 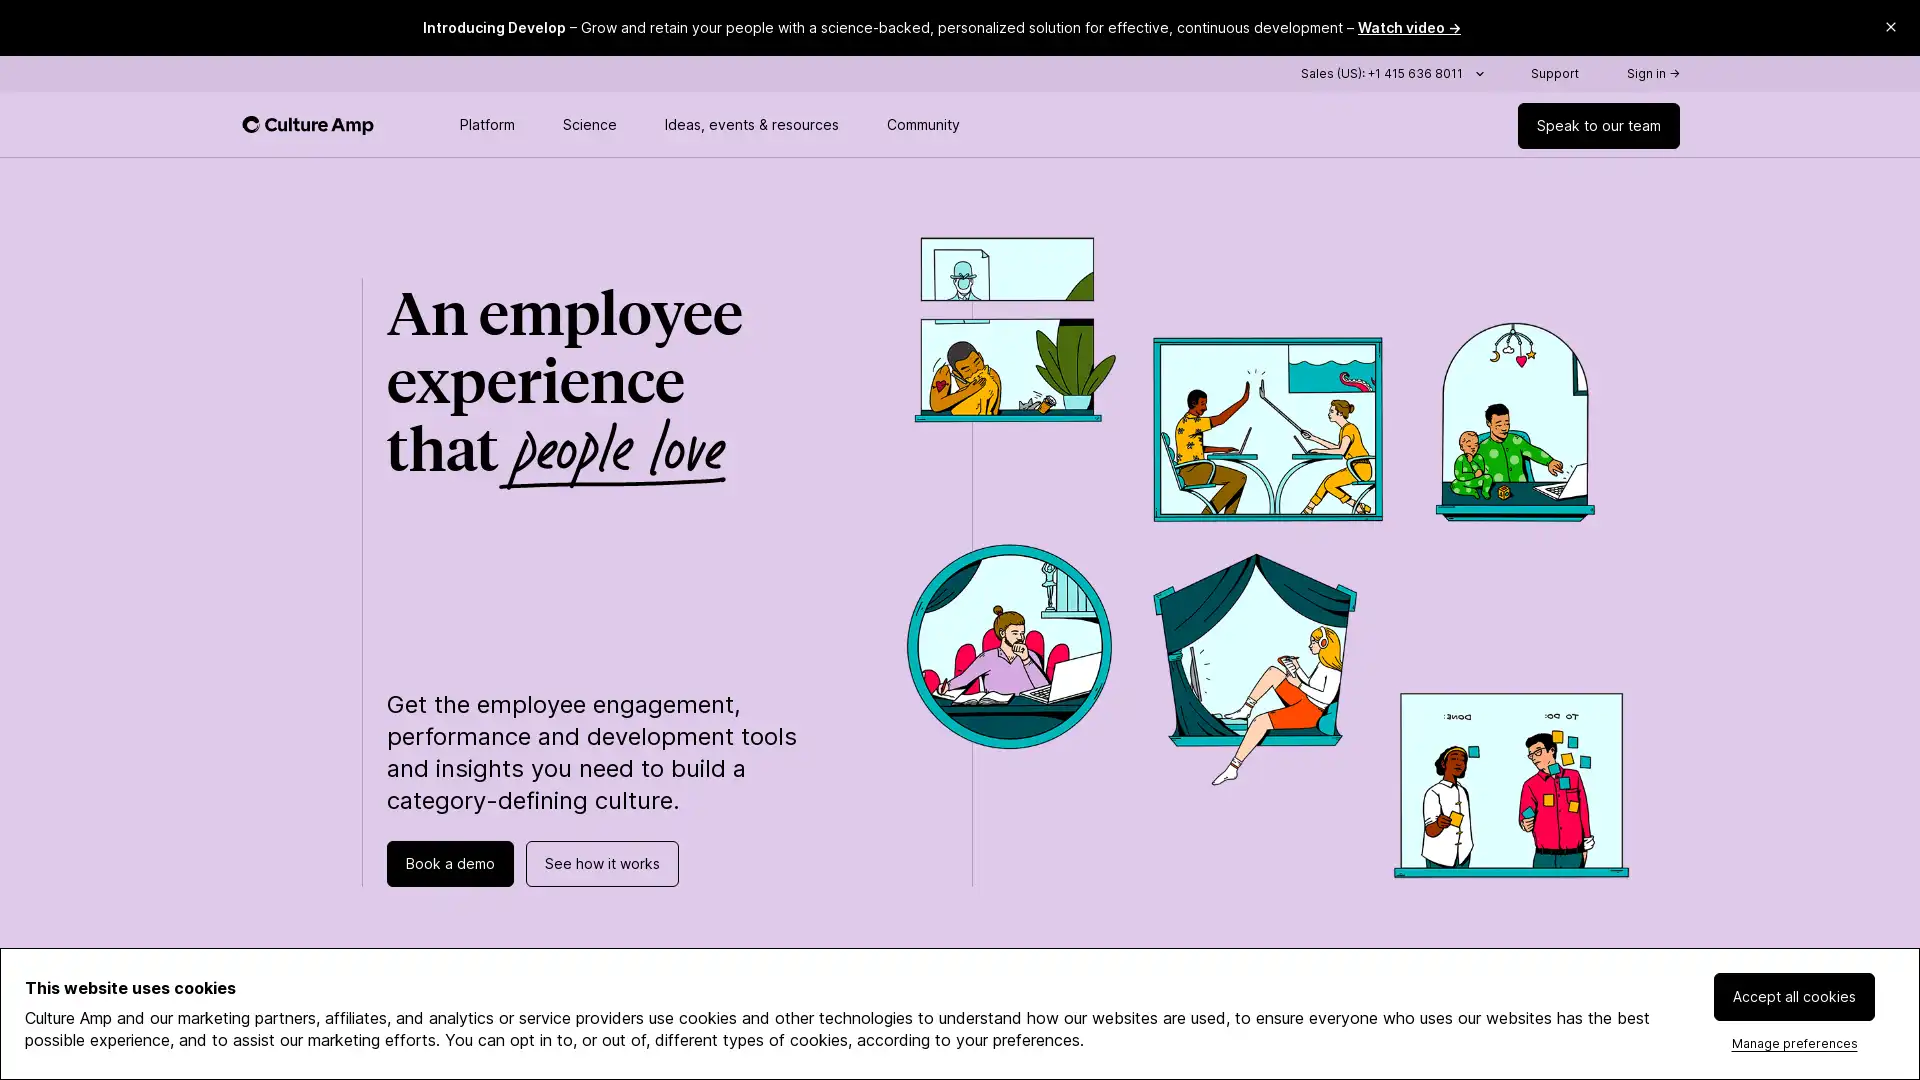 I want to click on Toggle platform menu, so click(x=487, y=125).